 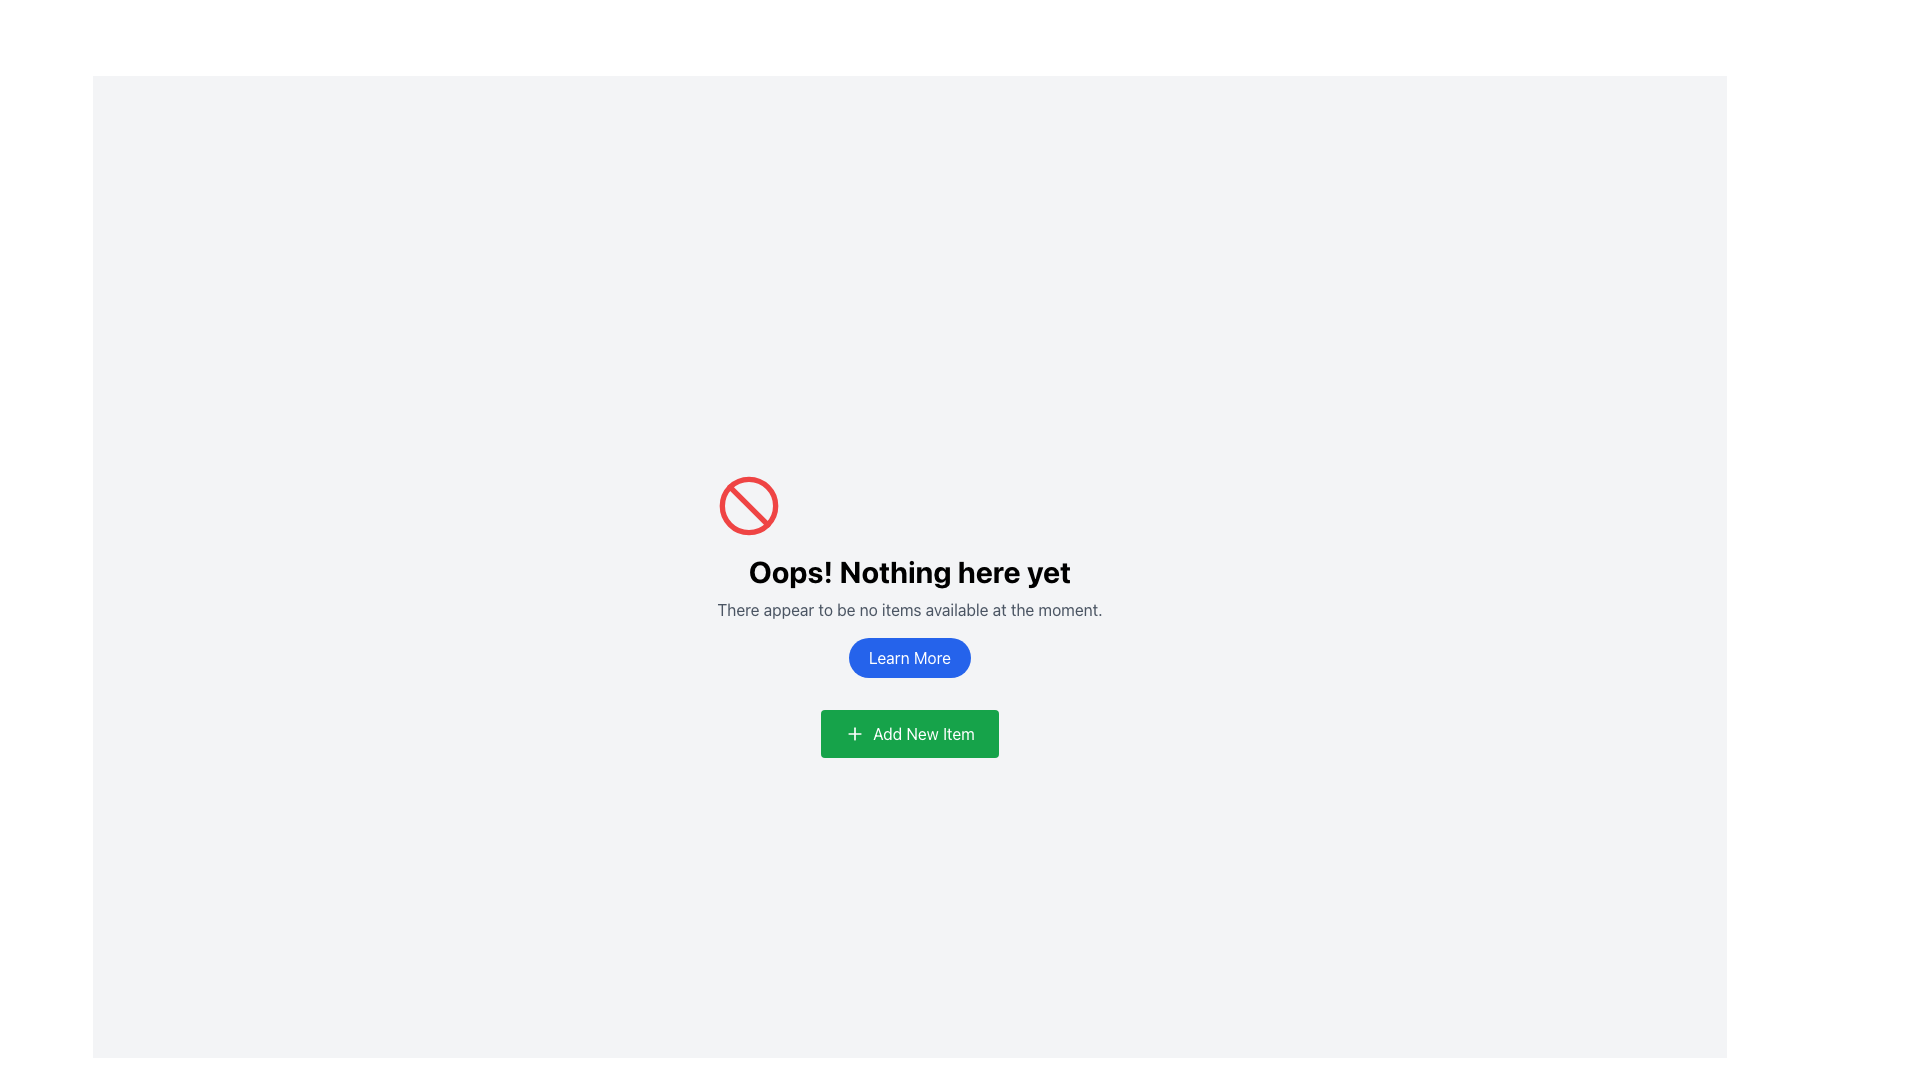 What do you see at coordinates (748, 504) in the screenshot?
I see `the restriction icon centered above the text 'Oops! Nothing here yet', which is part of an SVG containing a circle and diagonal line` at bounding box center [748, 504].